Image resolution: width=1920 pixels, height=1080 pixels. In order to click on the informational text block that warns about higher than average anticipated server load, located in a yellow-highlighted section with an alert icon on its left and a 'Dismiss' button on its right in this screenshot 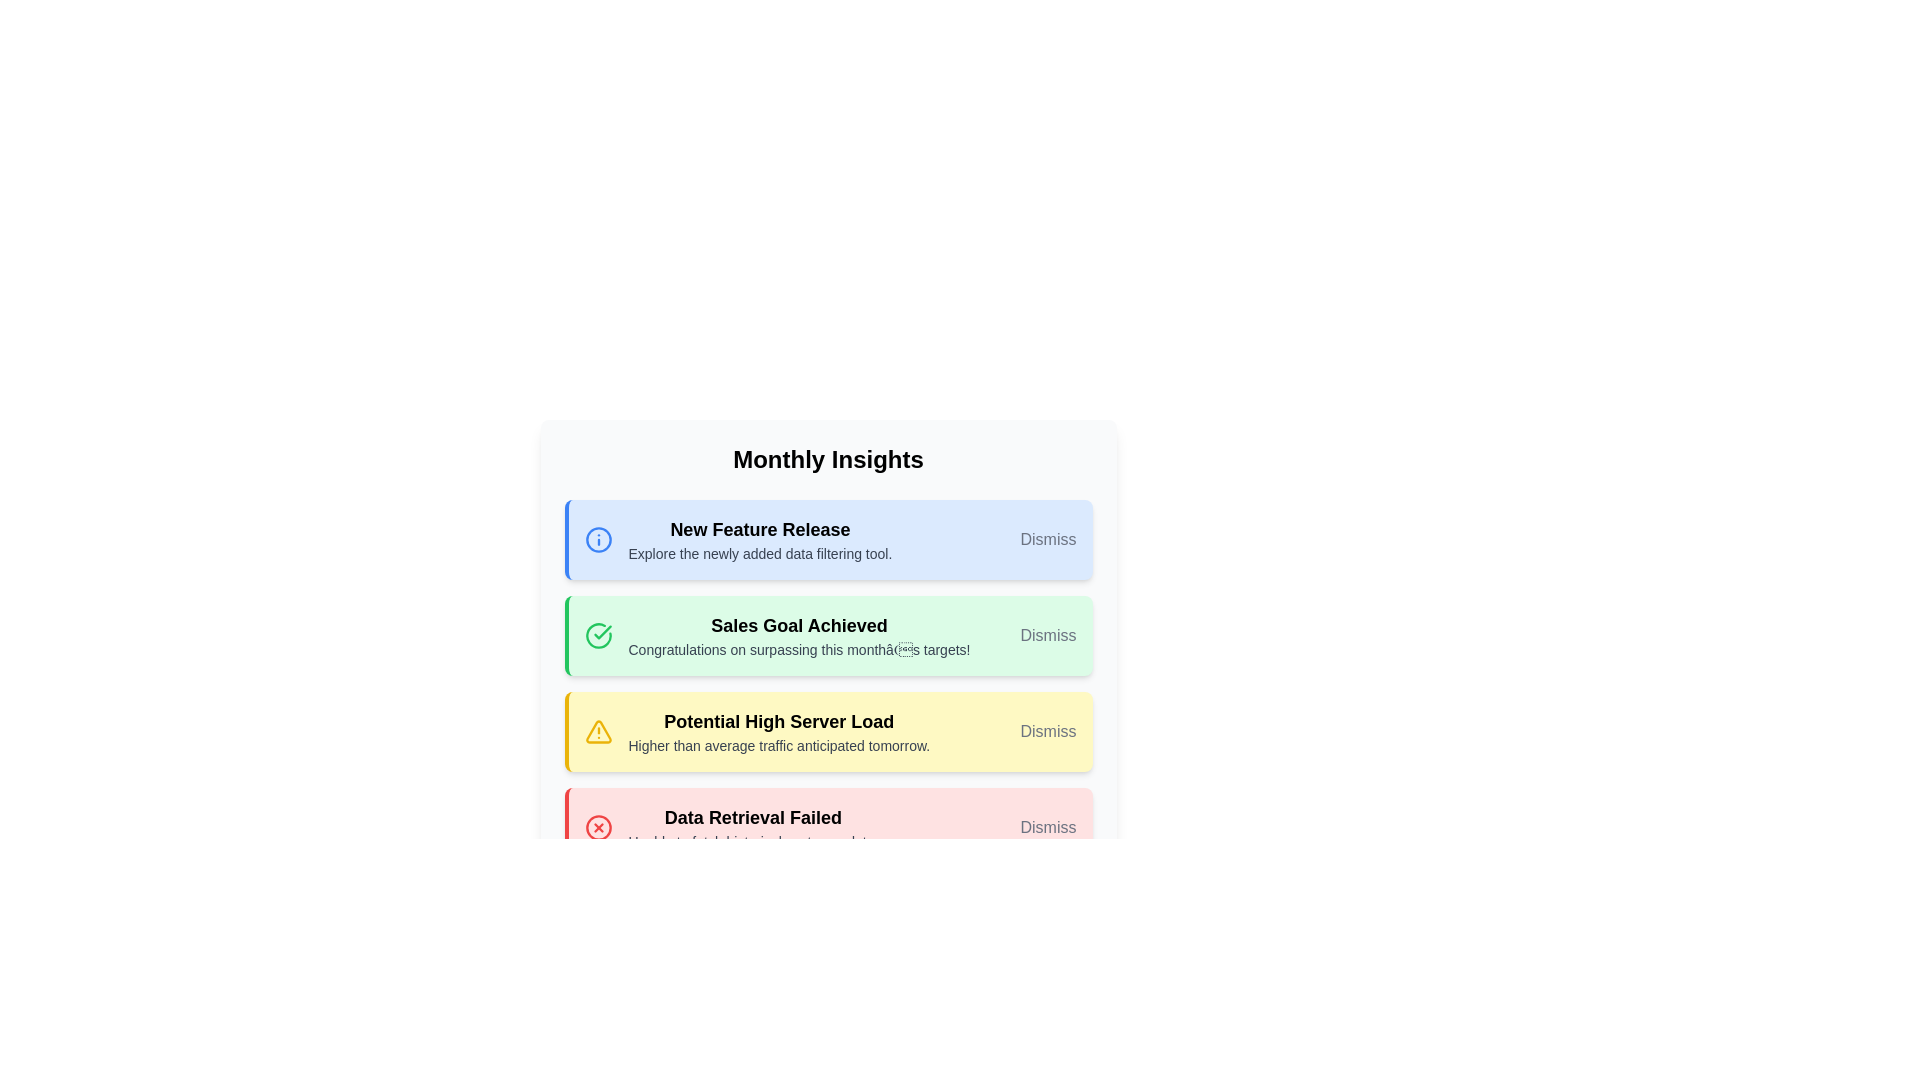, I will do `click(778, 732)`.